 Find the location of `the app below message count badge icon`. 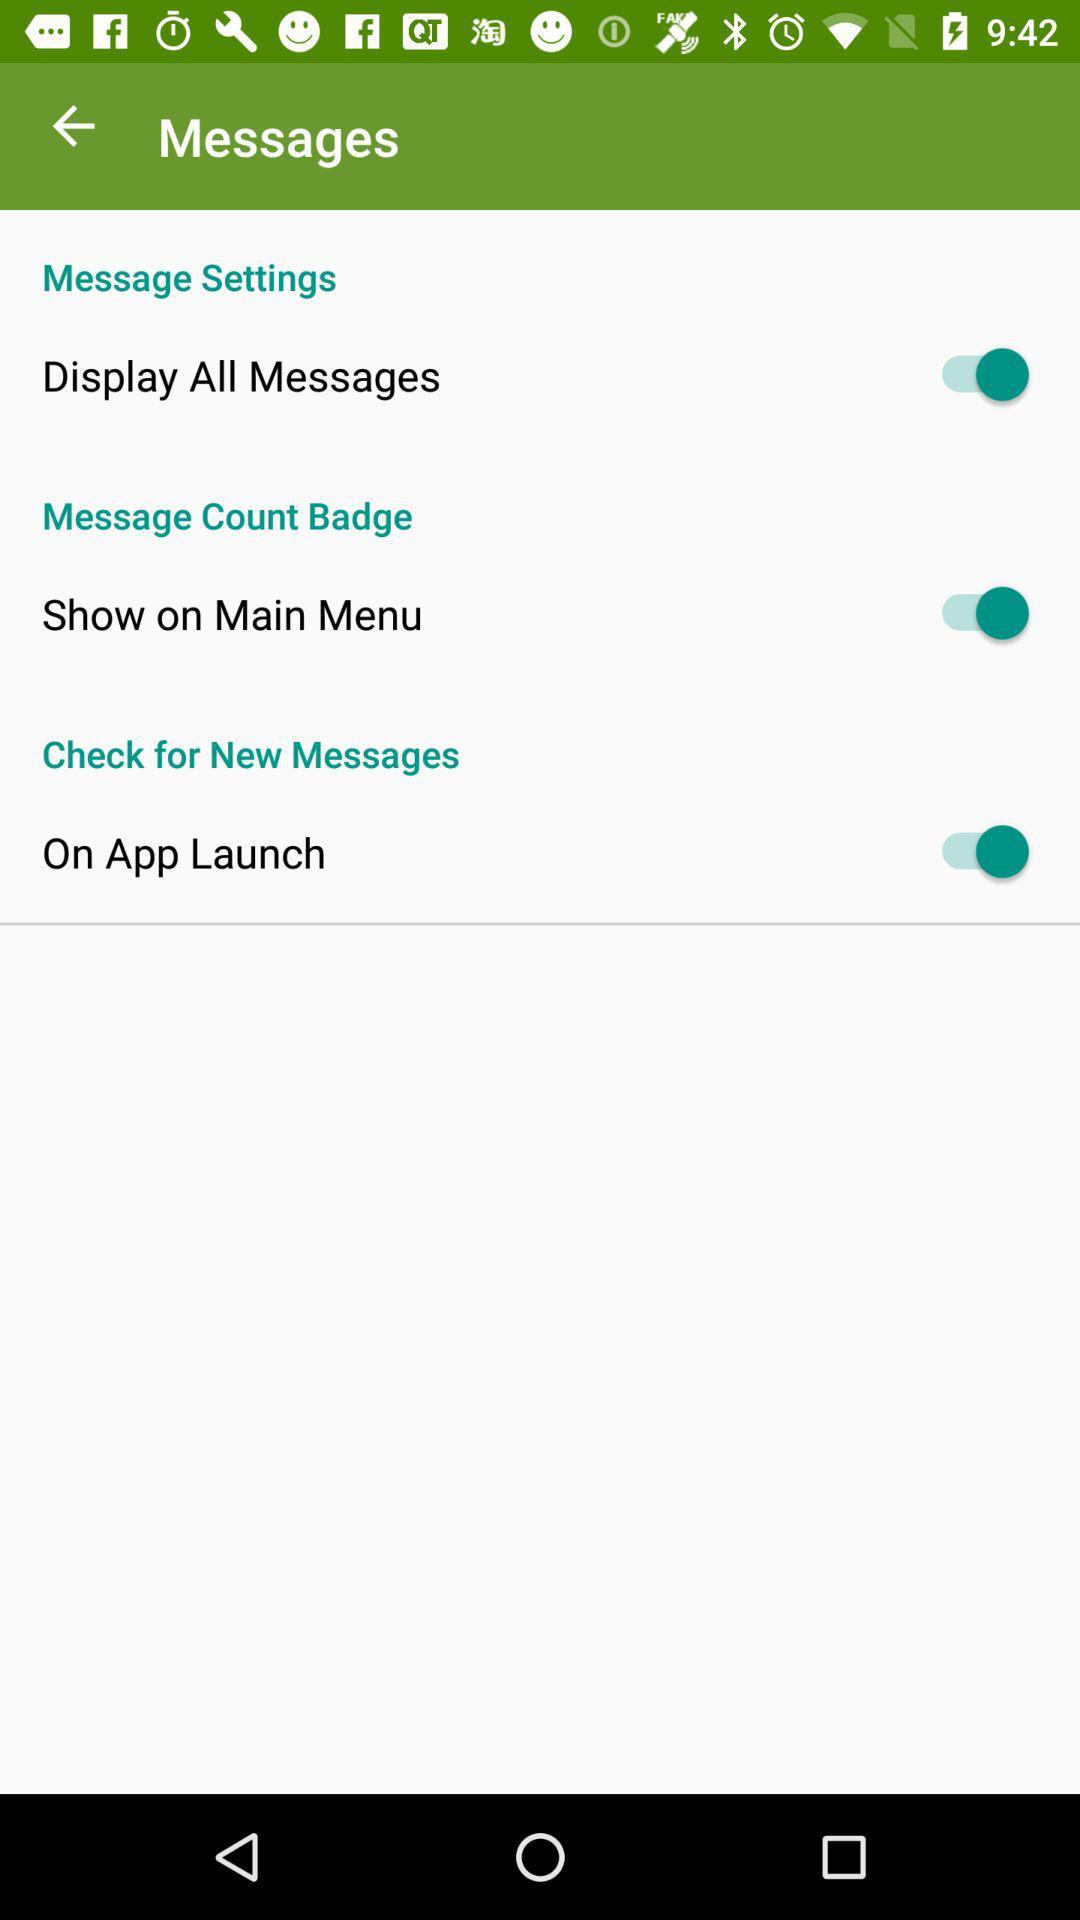

the app below message count badge icon is located at coordinates (231, 612).